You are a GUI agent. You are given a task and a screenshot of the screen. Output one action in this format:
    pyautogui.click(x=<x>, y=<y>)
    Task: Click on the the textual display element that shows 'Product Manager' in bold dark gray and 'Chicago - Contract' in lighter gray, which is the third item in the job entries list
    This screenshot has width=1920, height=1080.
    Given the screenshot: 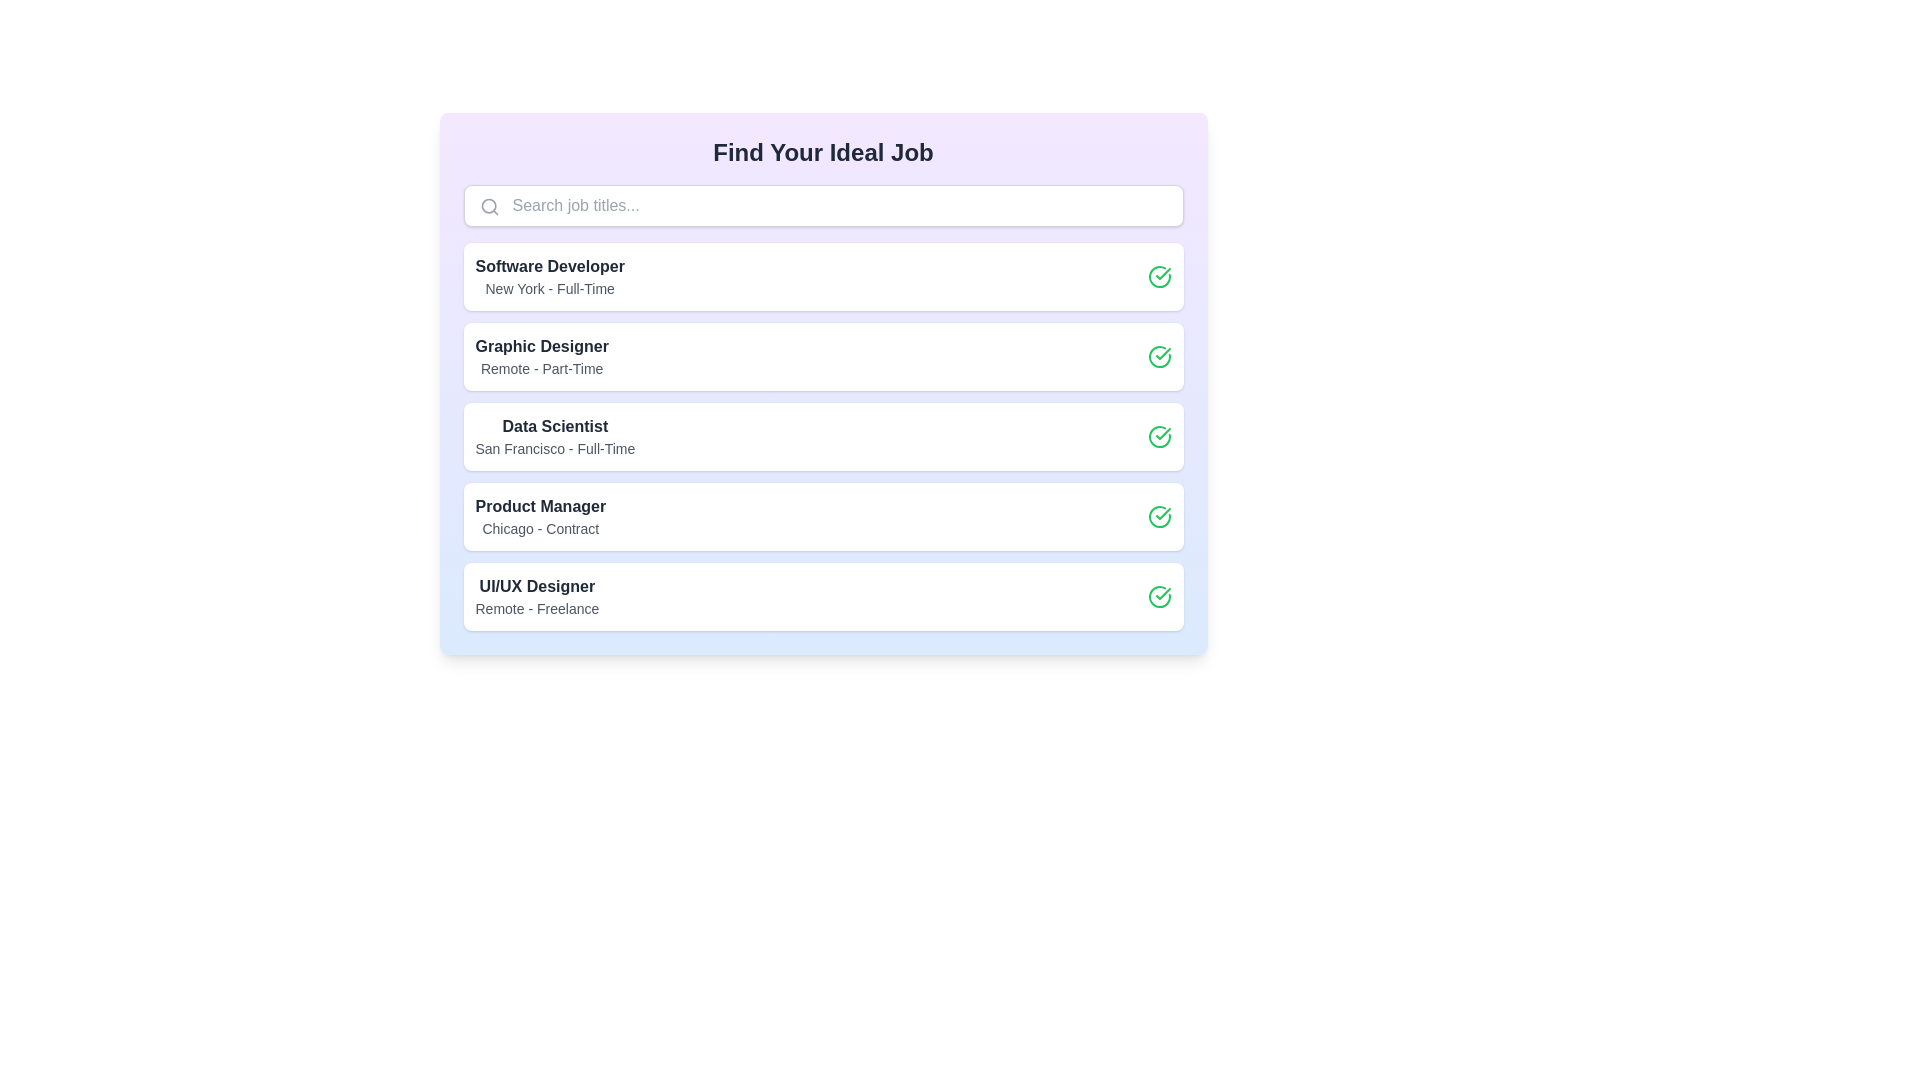 What is the action you would take?
    pyautogui.click(x=540, y=515)
    